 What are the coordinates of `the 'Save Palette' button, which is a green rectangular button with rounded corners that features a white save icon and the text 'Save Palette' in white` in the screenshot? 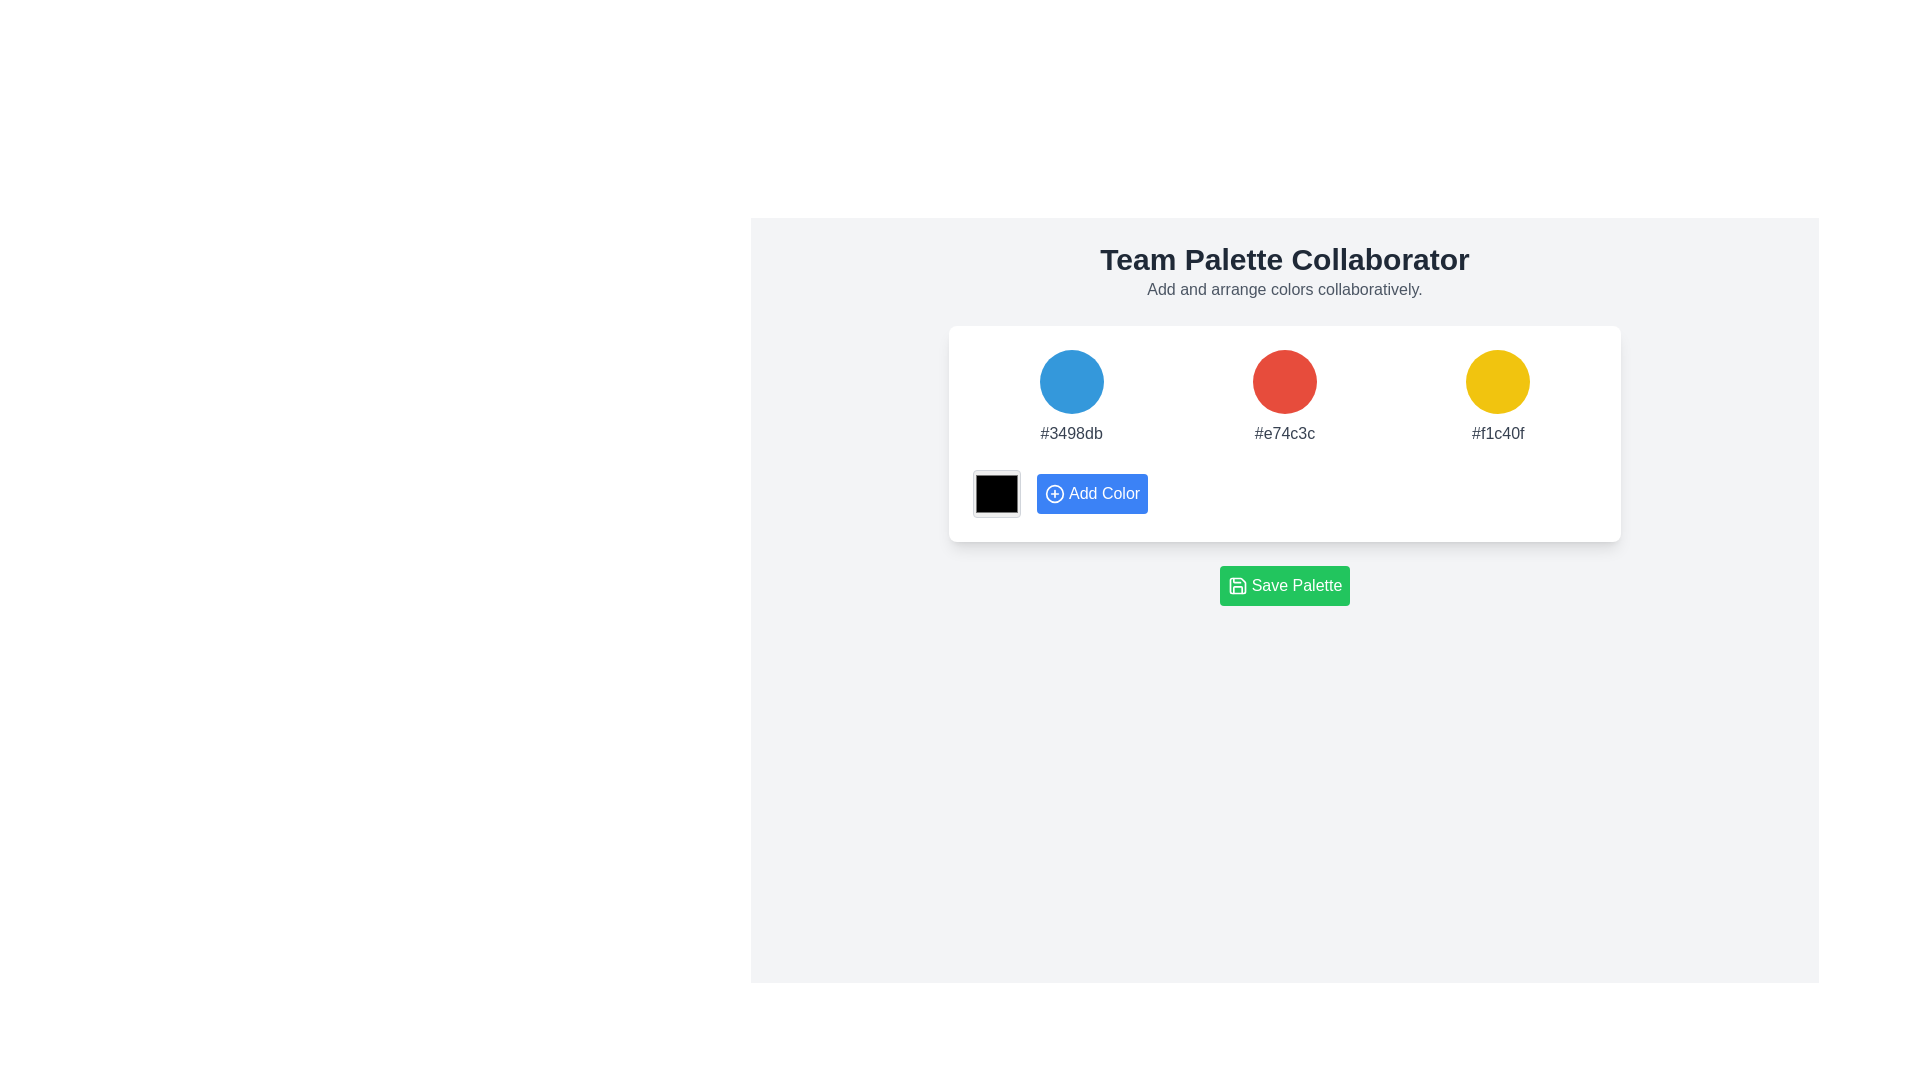 It's located at (1285, 585).